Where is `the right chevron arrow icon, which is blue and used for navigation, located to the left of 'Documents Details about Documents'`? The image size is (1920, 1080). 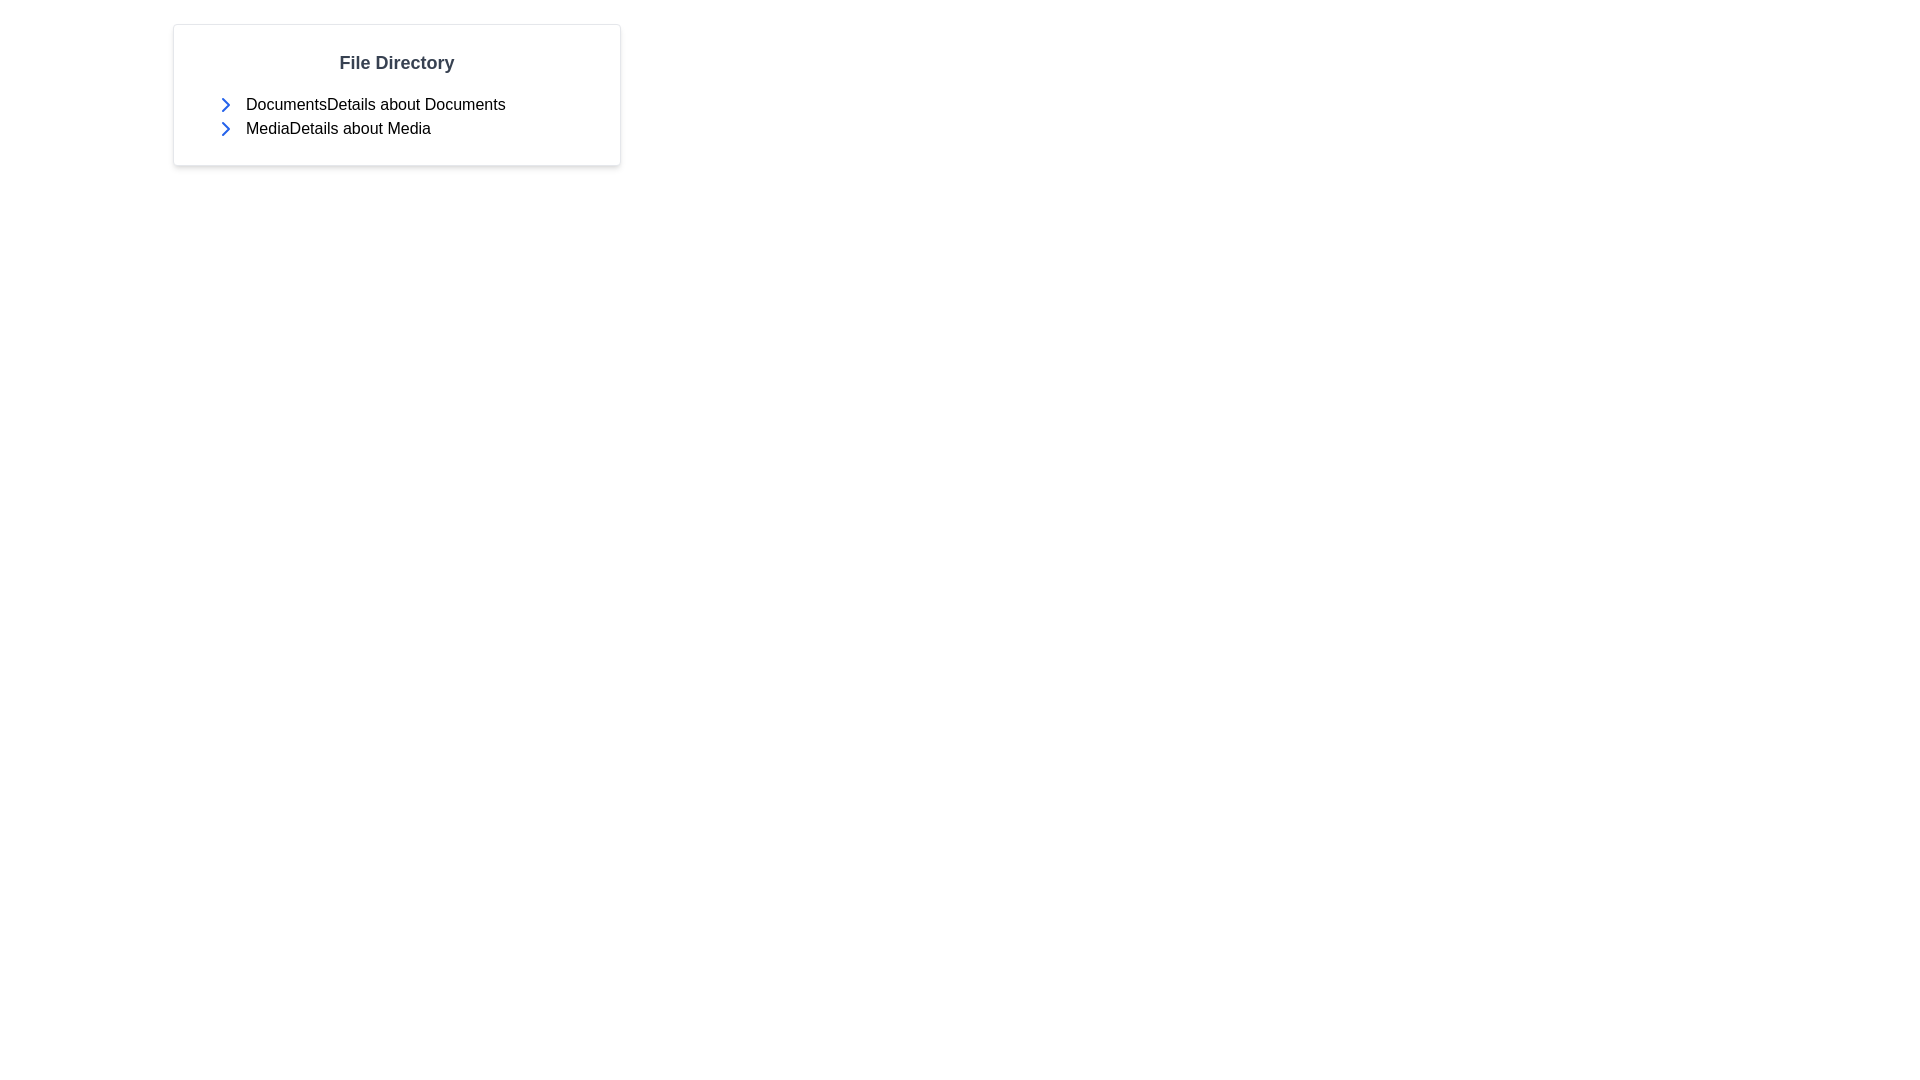
the right chevron arrow icon, which is blue and used for navigation, located to the left of 'Documents Details about Documents' is located at coordinates (225, 128).